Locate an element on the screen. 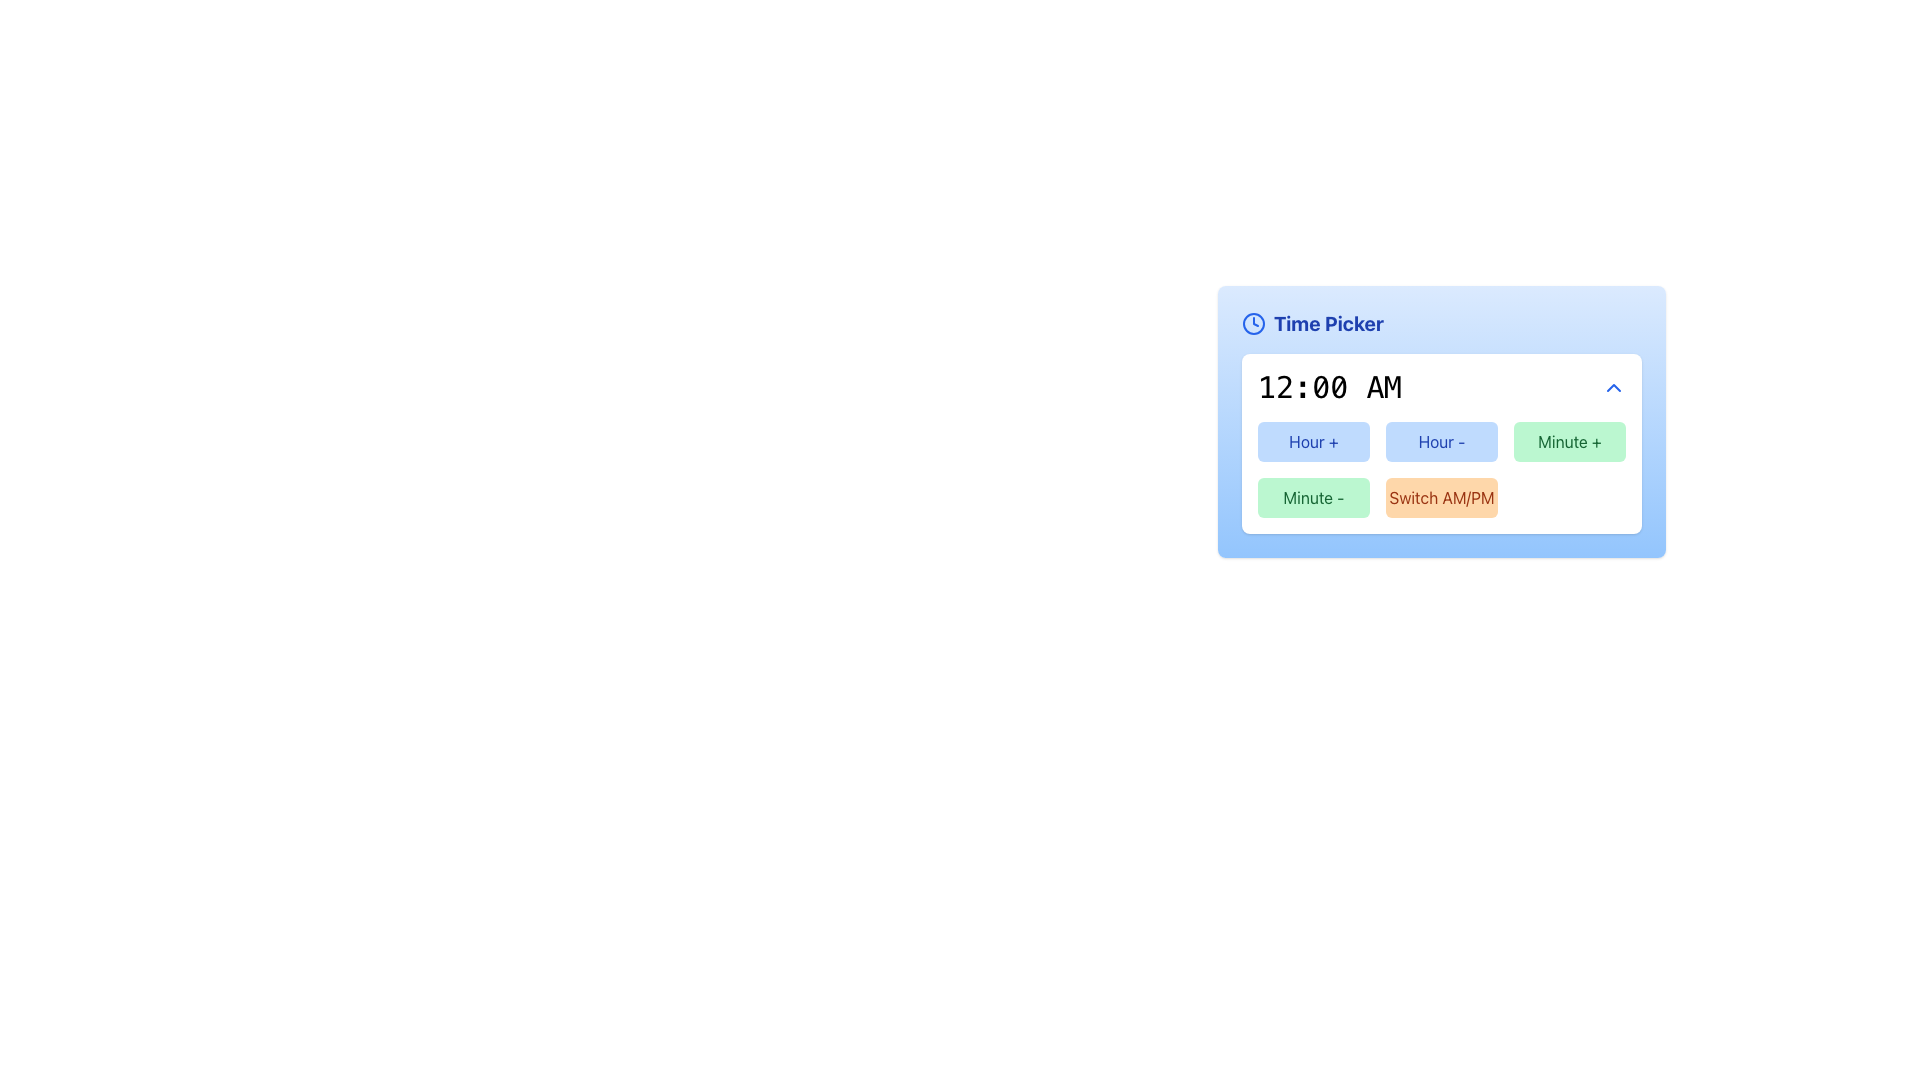  the 'Hour +' button, which is a light blue rectangular button with rounded corners and blue text is located at coordinates (1314, 441).